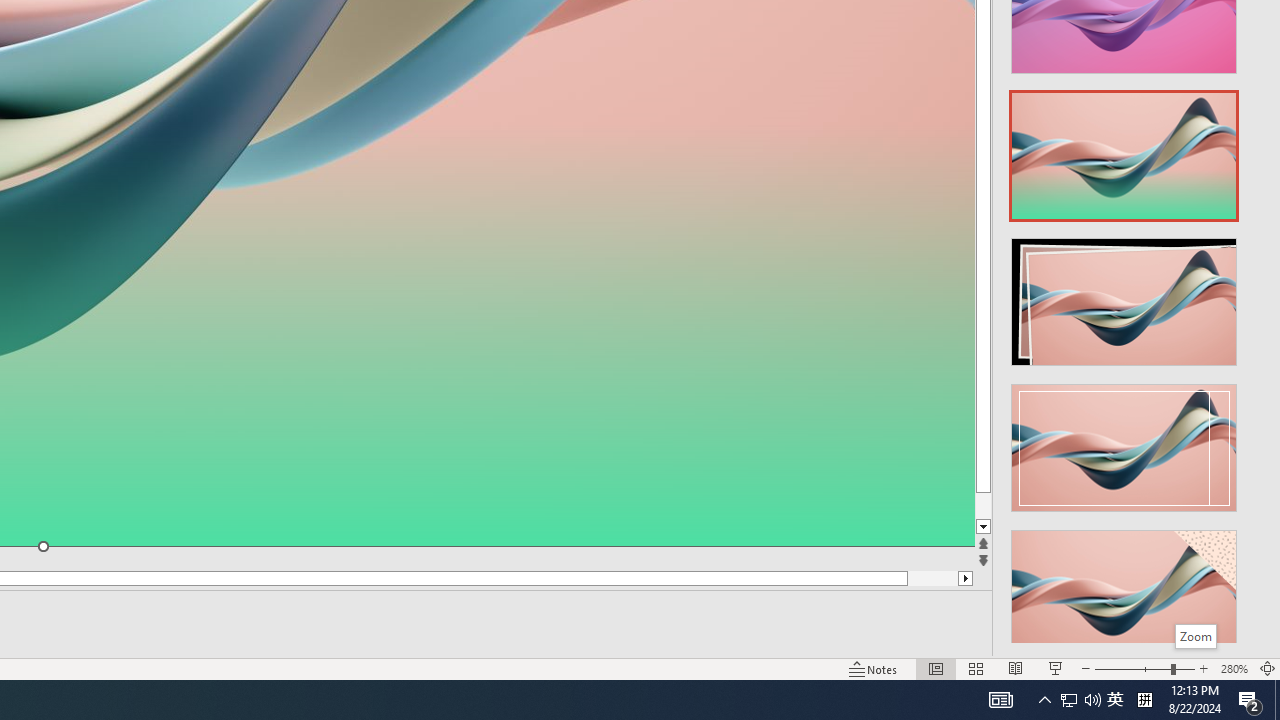 This screenshot has height=720, width=1280. Describe the element at coordinates (1233, 669) in the screenshot. I see `'Zoom 280%'` at that location.